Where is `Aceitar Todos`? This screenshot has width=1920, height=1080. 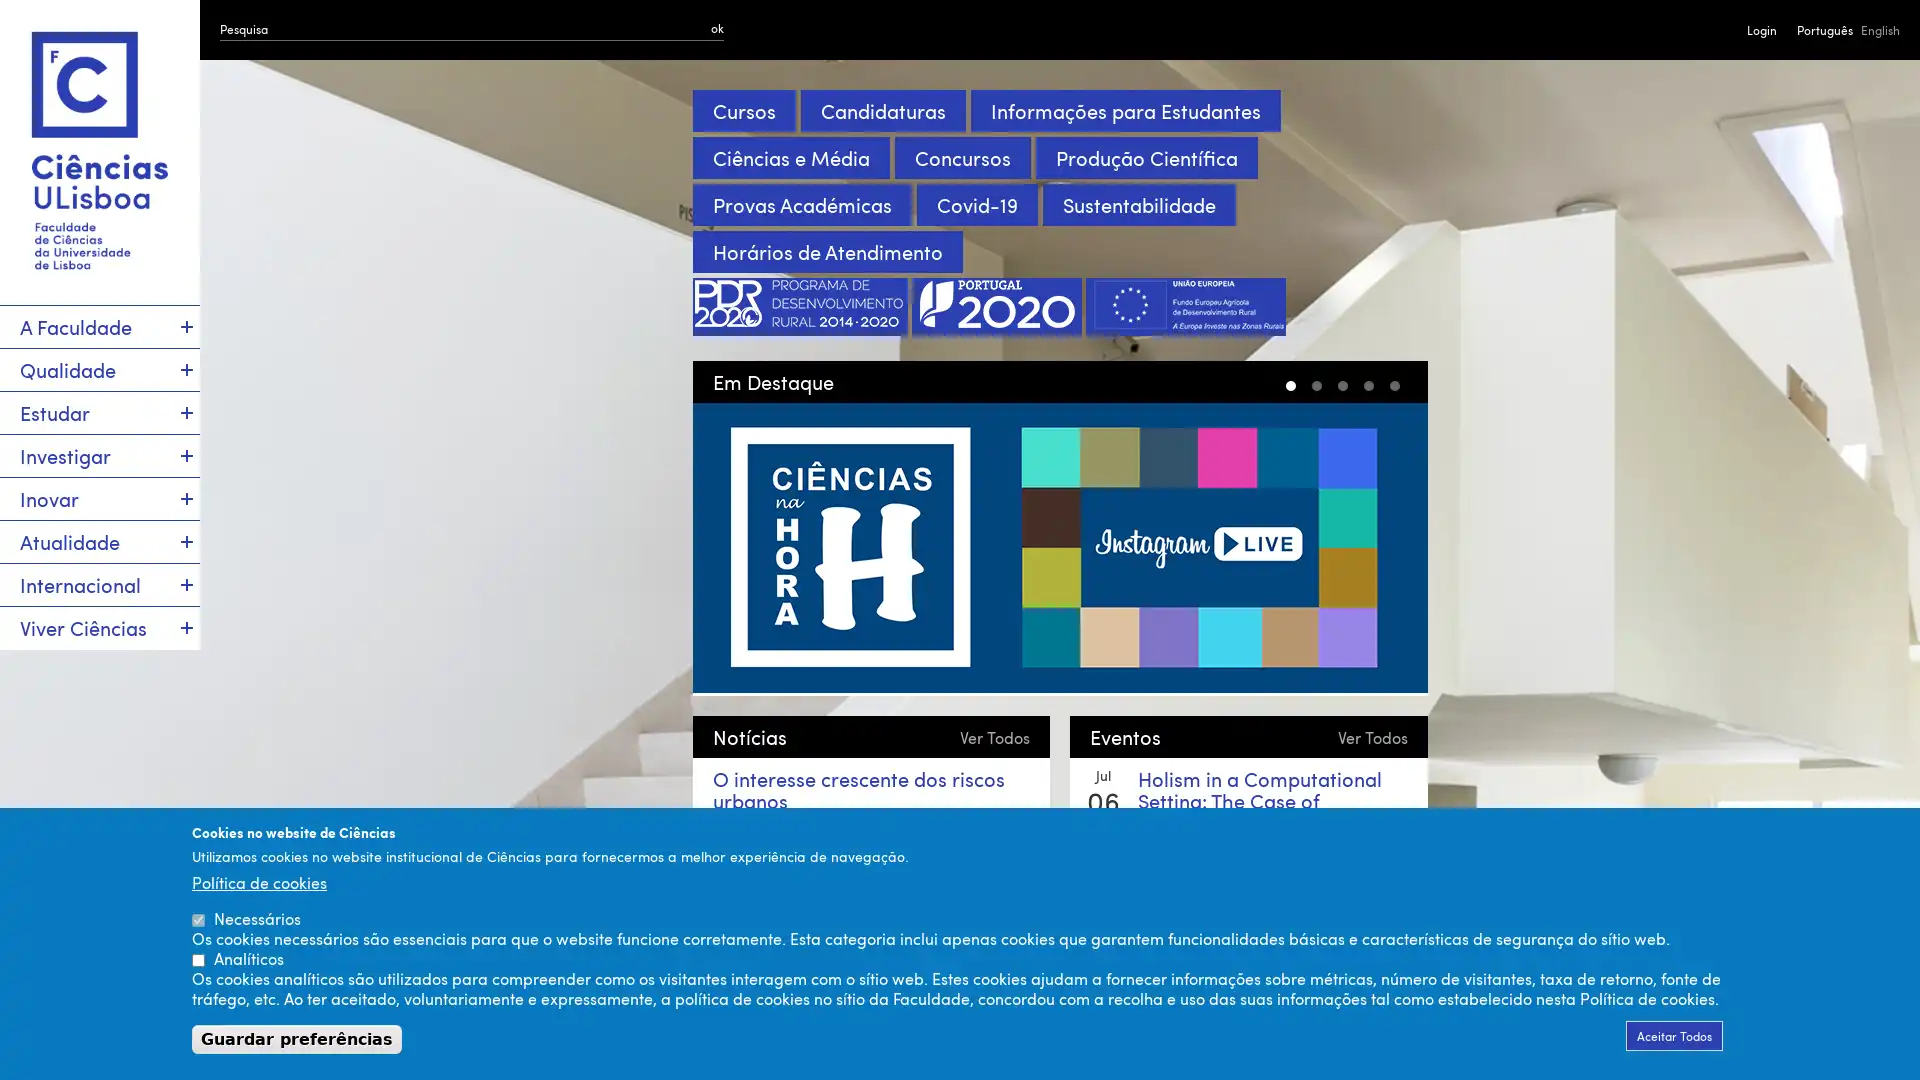 Aceitar Todos is located at coordinates (1674, 1035).